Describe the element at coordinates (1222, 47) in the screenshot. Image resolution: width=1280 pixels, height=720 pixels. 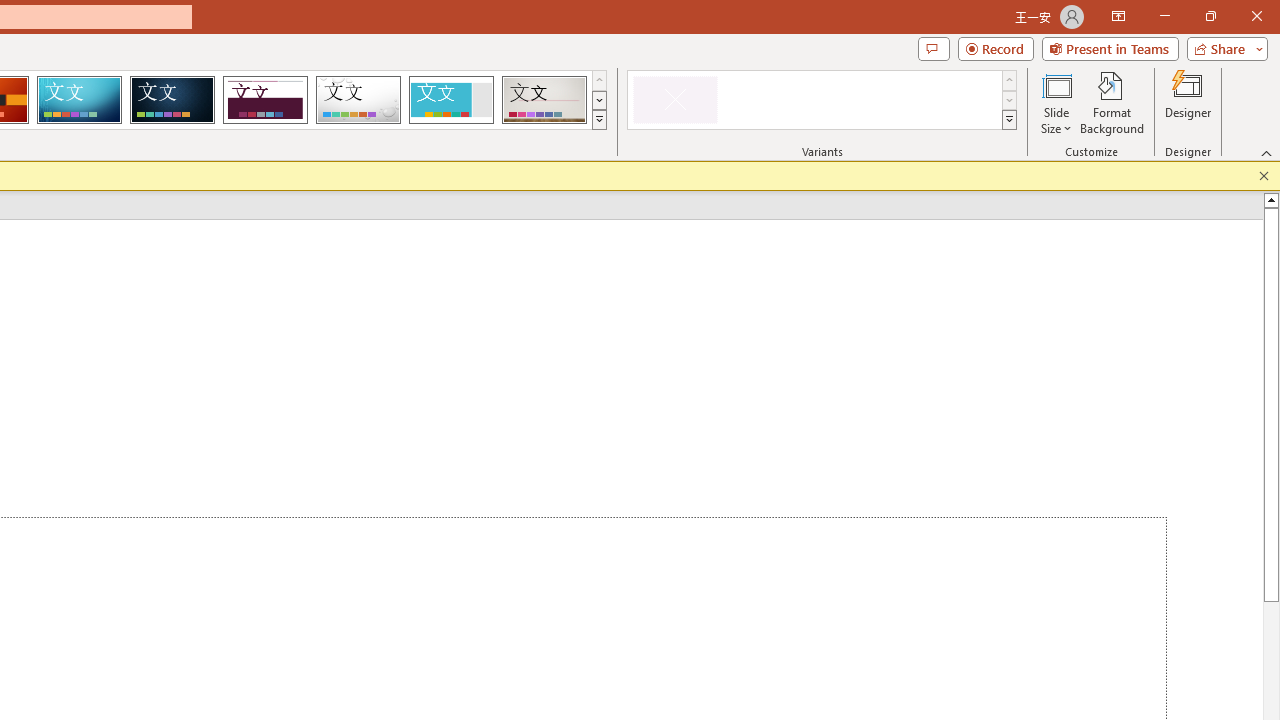
I see `'Share'` at that location.